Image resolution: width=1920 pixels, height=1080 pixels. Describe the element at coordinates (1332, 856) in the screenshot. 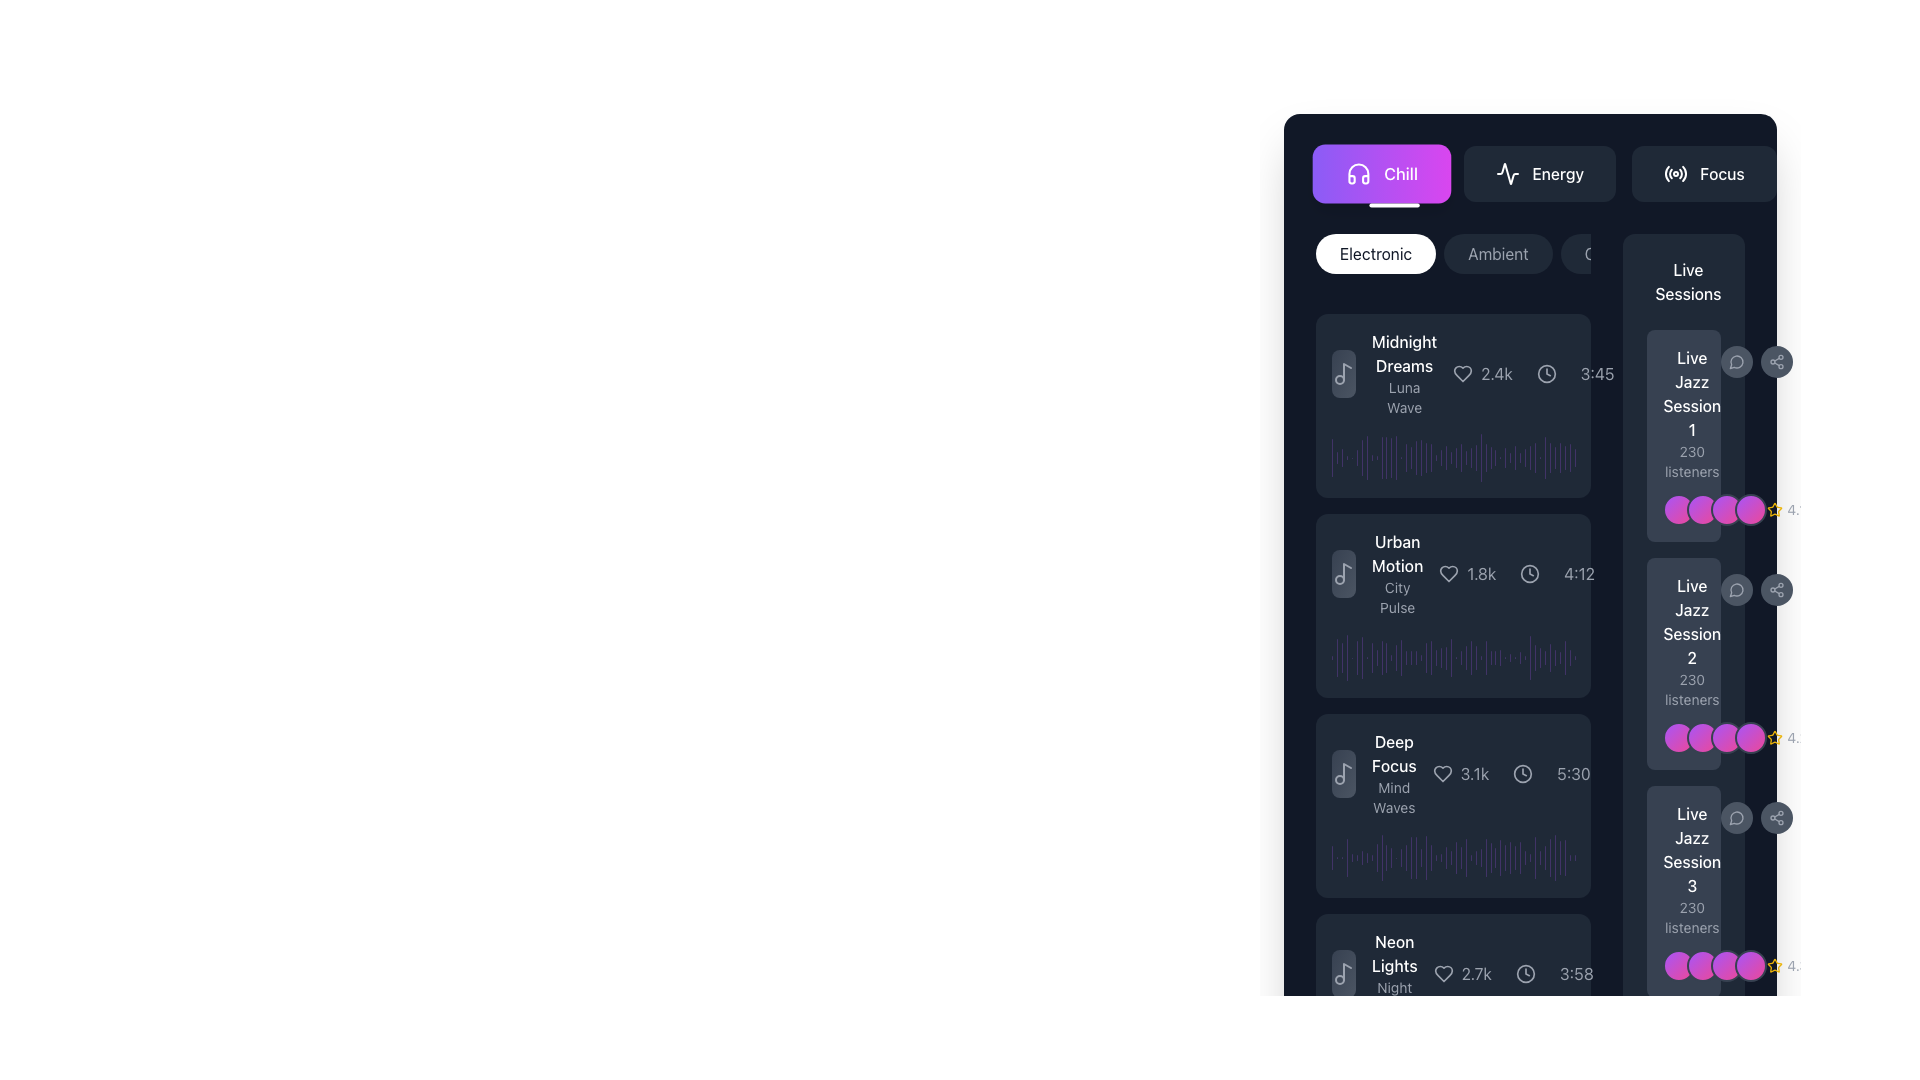

I see `the first vertical Waveform Bar Segment, which is a slim purple bar with rounded edges in the 'Deep Focus' music track card` at that location.